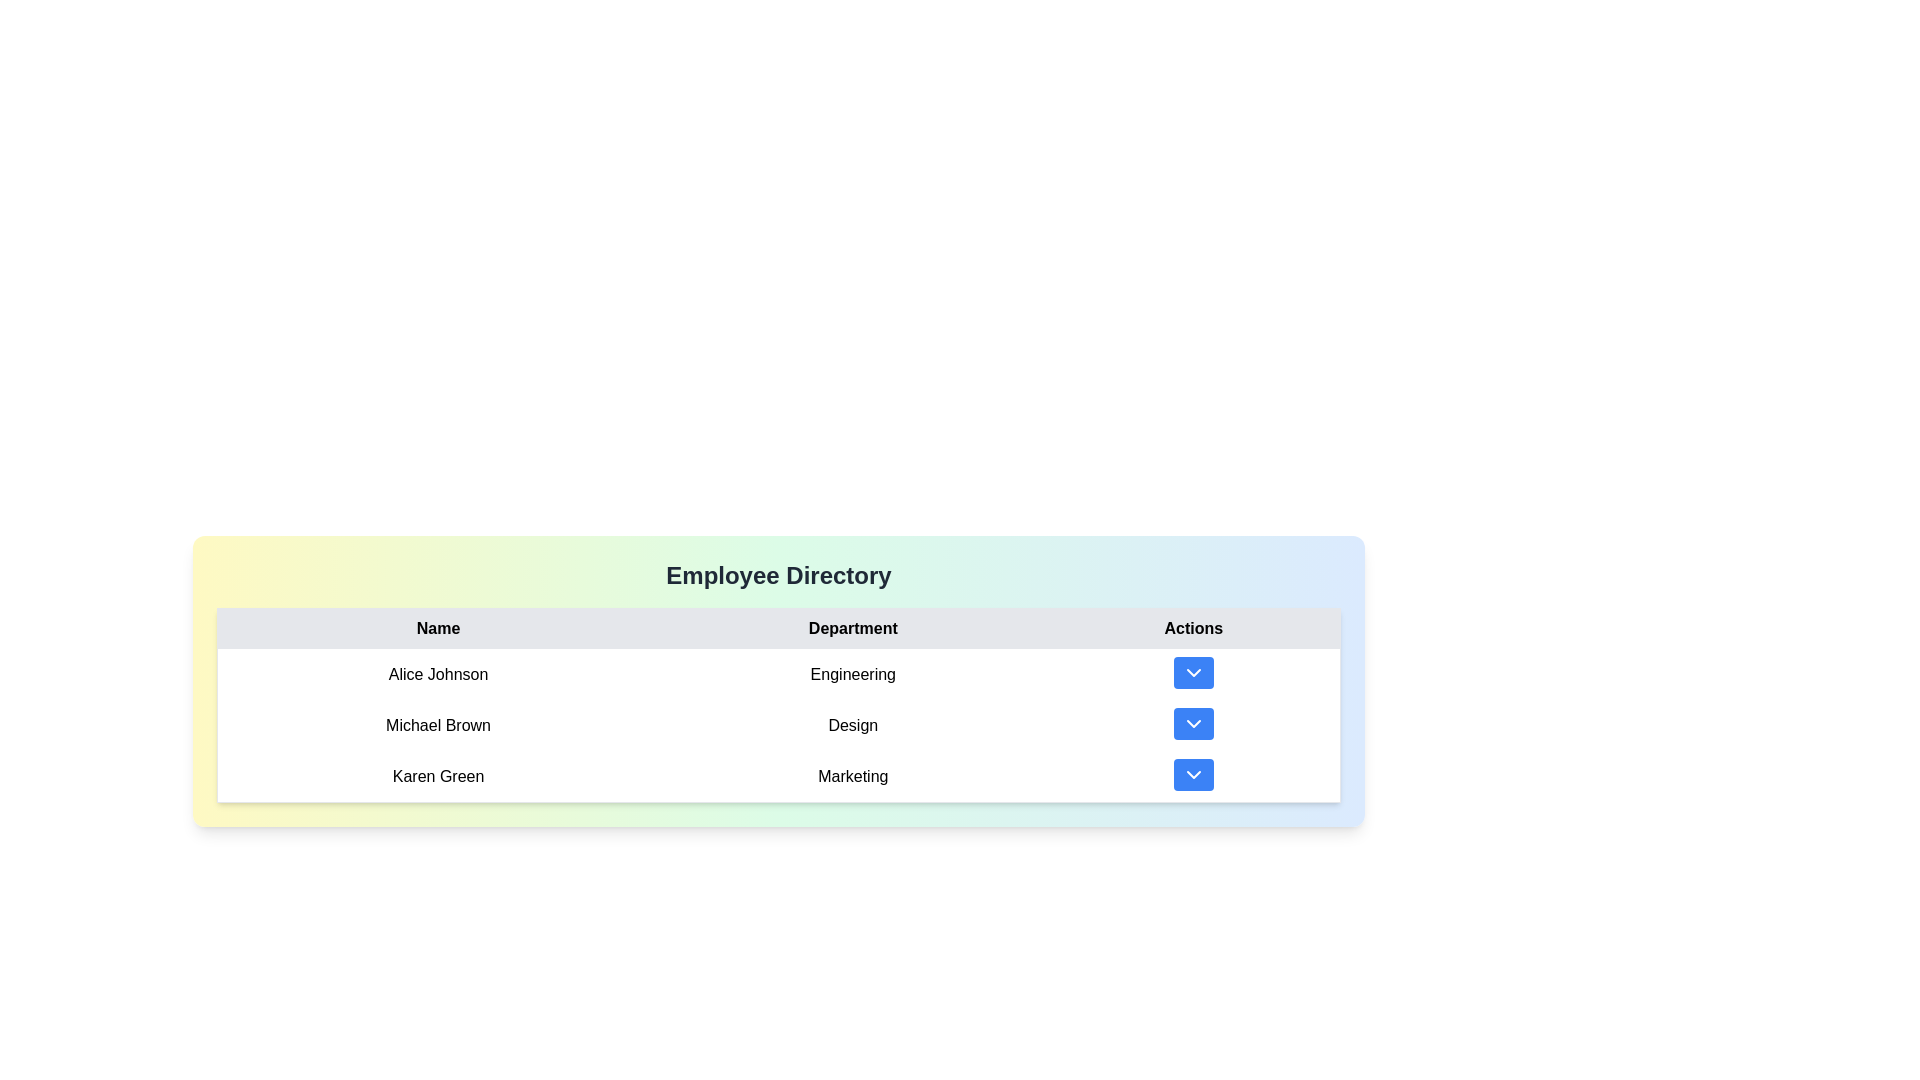 The image size is (1920, 1080). What do you see at coordinates (437, 775) in the screenshot?
I see `the text display element showing 'Karen Green'` at bounding box center [437, 775].